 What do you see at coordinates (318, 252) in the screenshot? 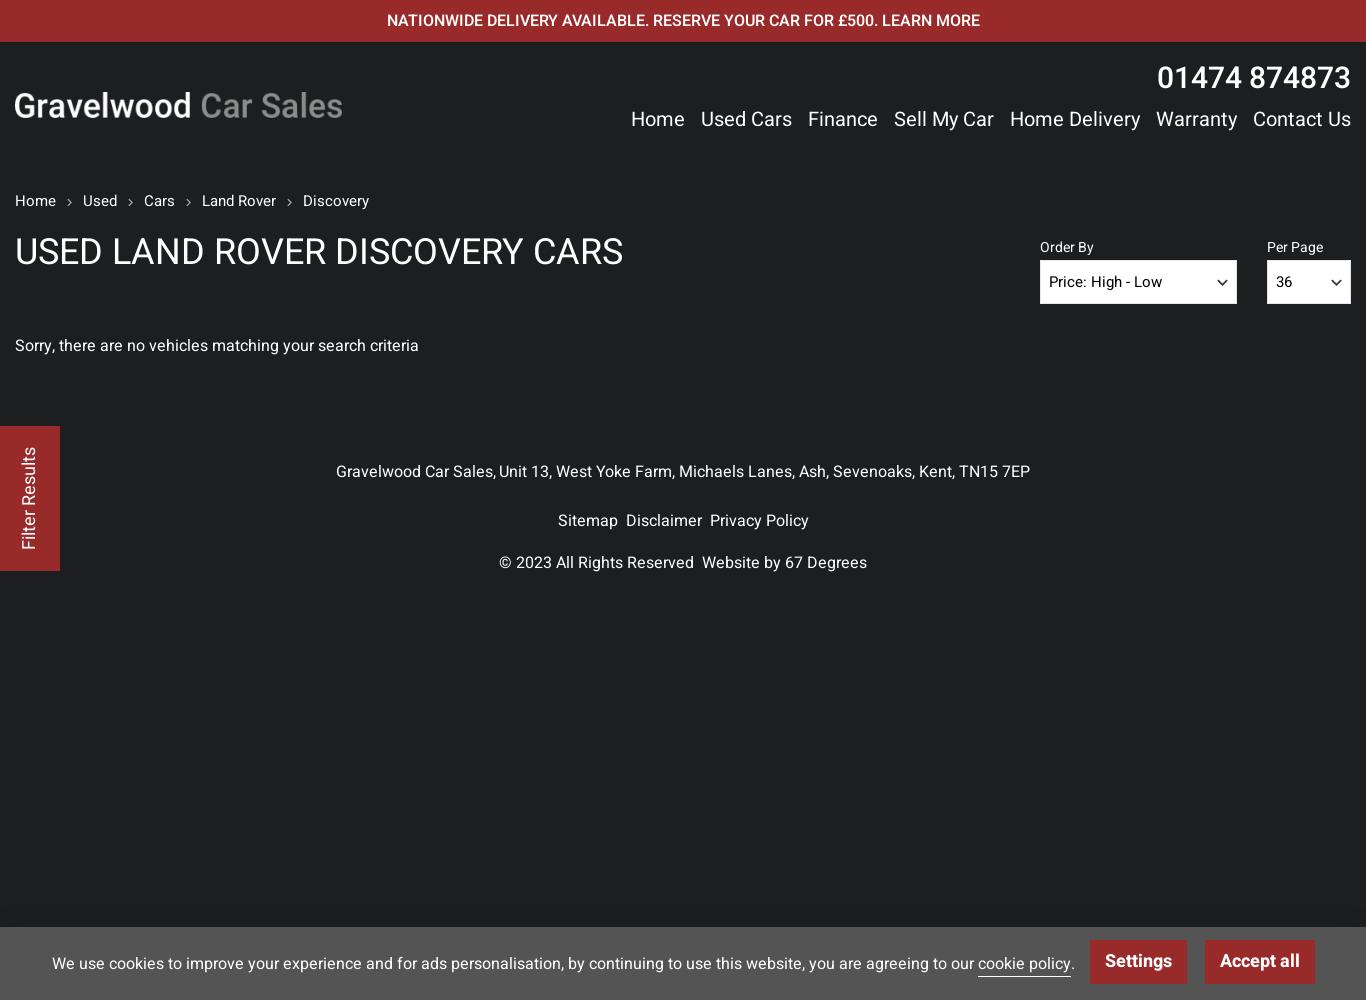
I see `'Used Land Rover Discovery Cars'` at bounding box center [318, 252].